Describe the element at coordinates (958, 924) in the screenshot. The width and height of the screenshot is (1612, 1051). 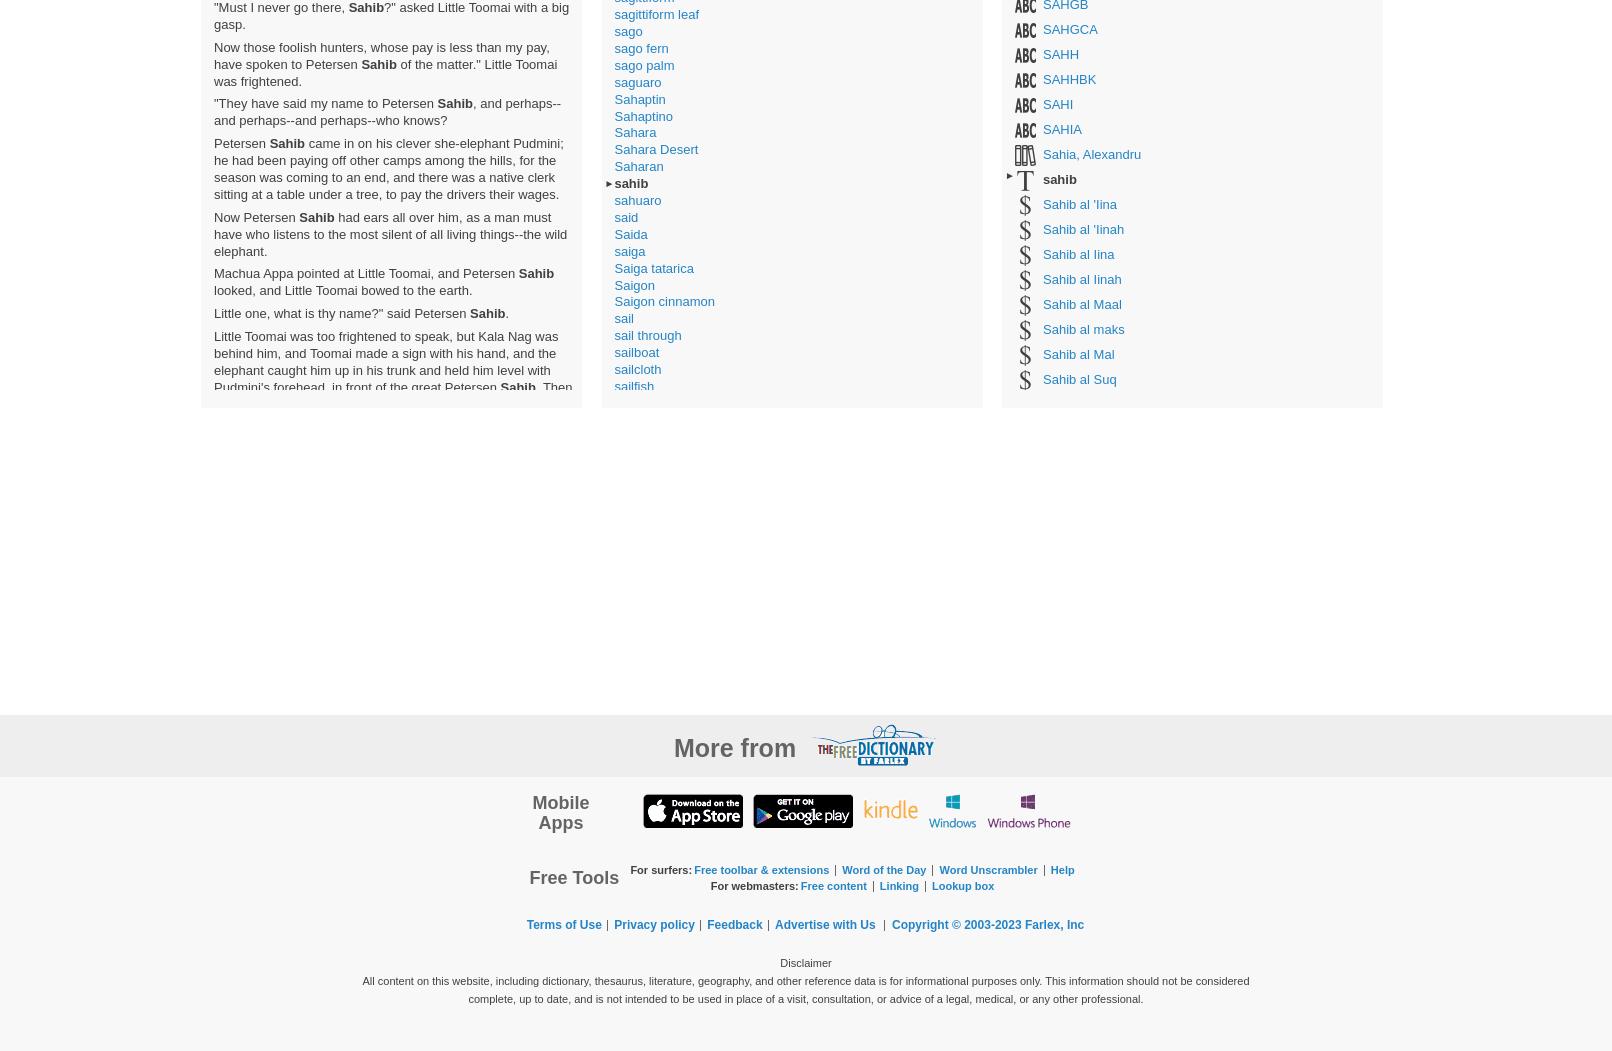
I see `'Copyright © 2003-2023'` at that location.